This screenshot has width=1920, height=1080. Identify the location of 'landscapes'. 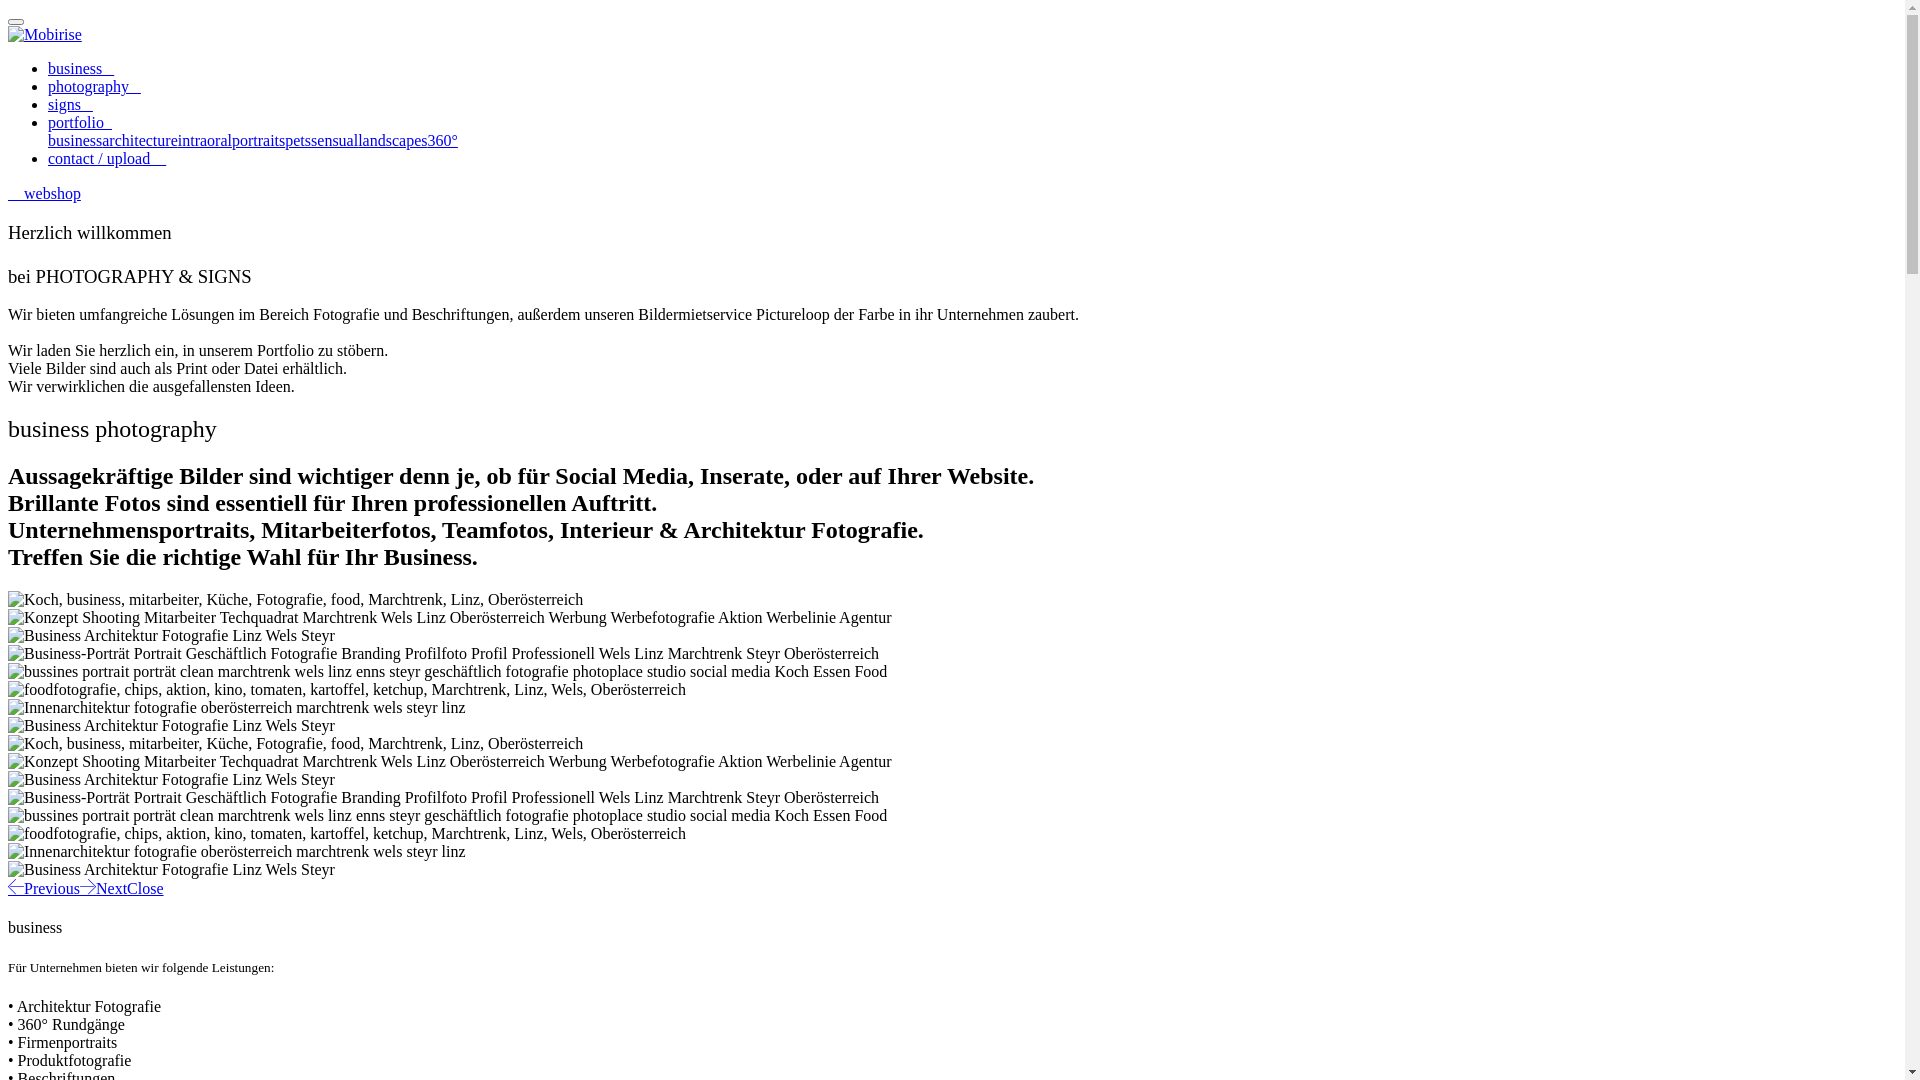
(358, 139).